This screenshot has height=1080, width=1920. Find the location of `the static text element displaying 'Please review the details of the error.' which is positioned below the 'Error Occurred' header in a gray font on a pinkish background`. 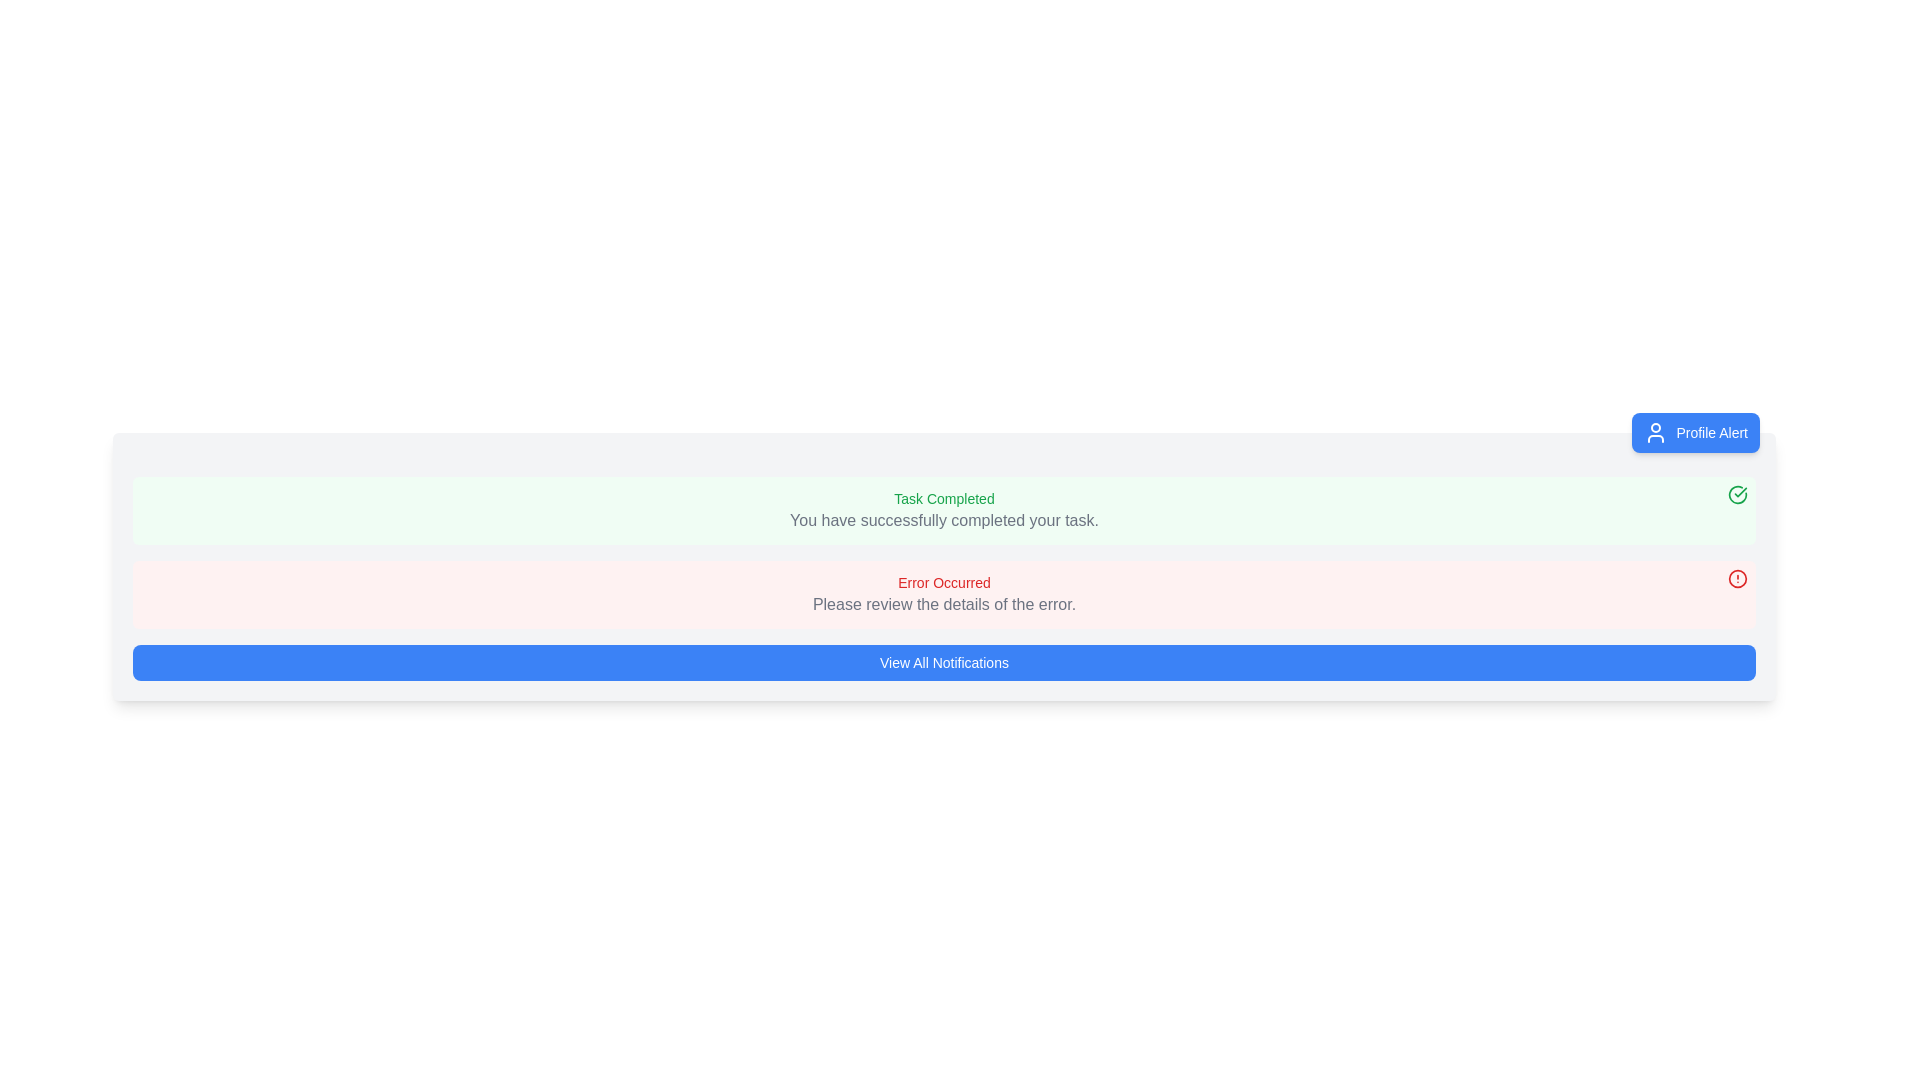

the static text element displaying 'Please review the details of the error.' which is positioned below the 'Error Occurred' header in a gray font on a pinkish background is located at coordinates (943, 604).